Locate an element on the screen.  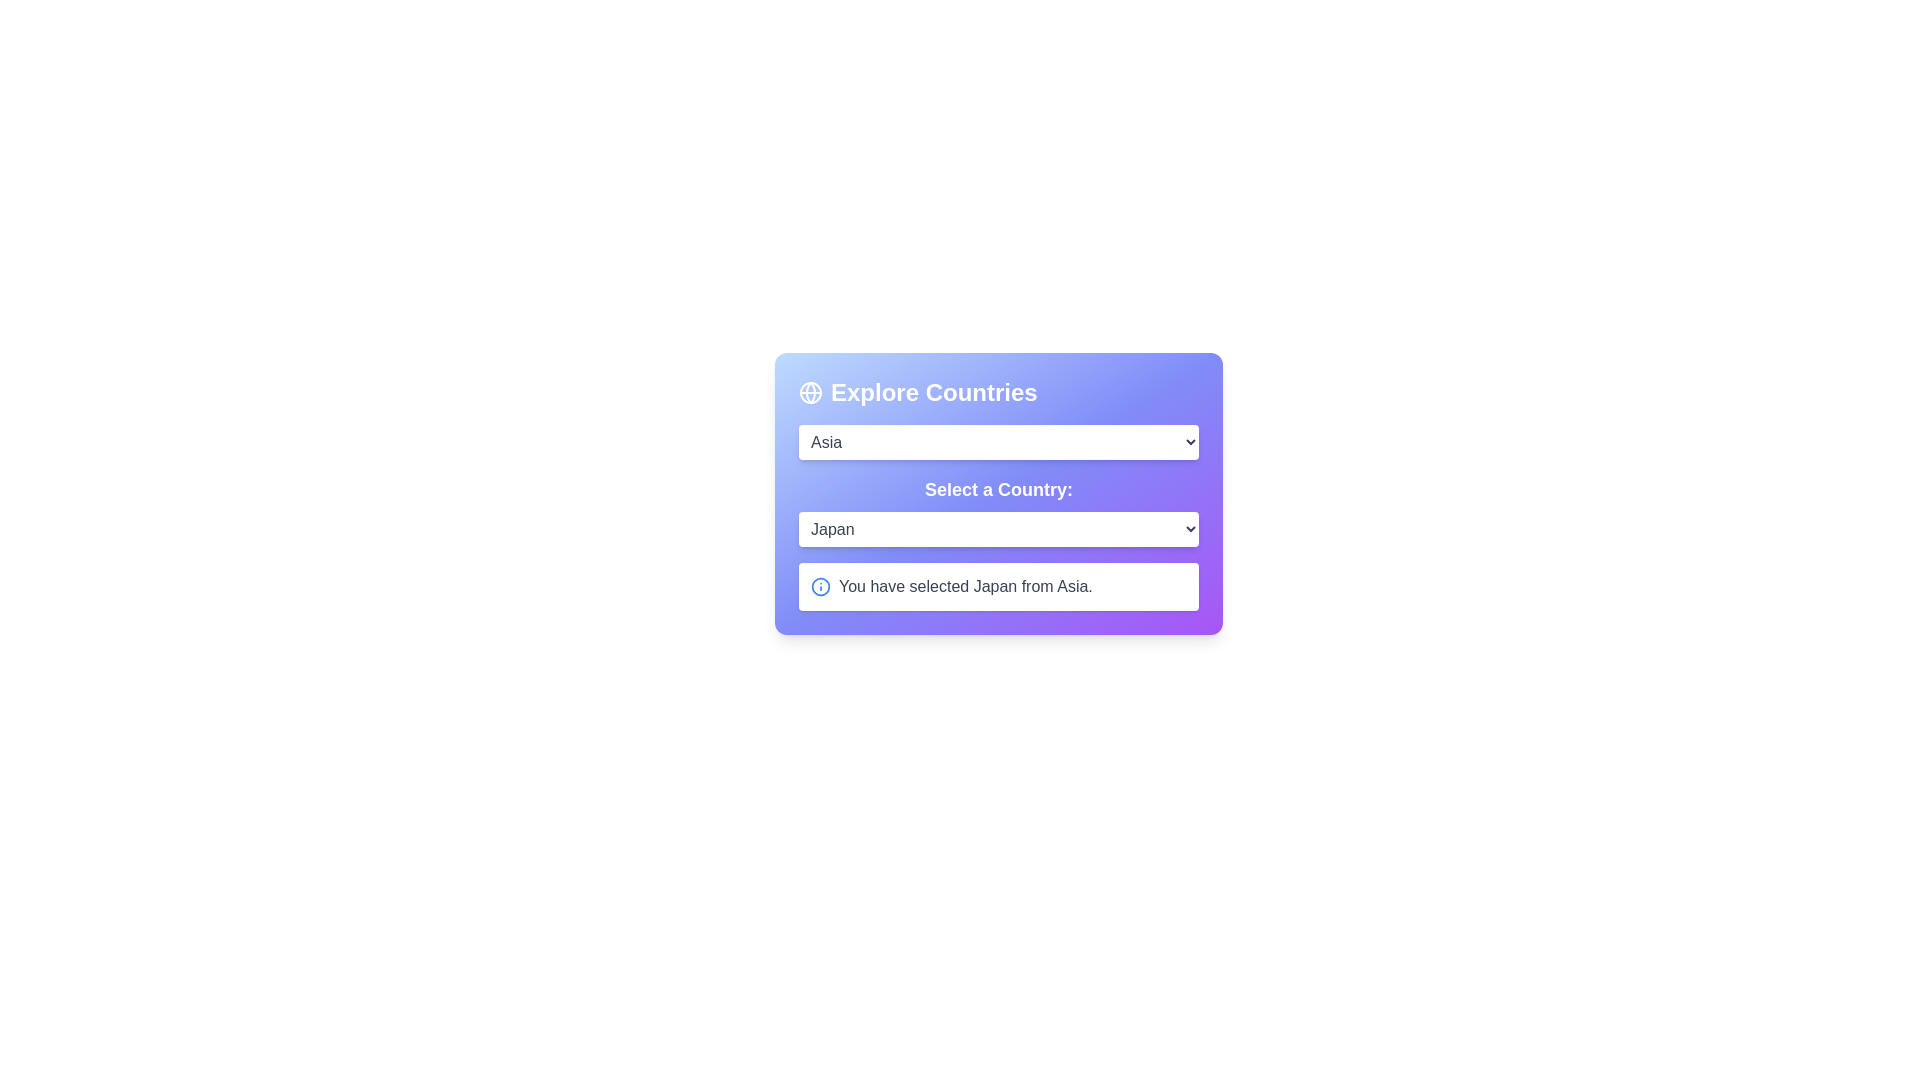
the continent Asia from the dropdown menu is located at coordinates (998, 441).